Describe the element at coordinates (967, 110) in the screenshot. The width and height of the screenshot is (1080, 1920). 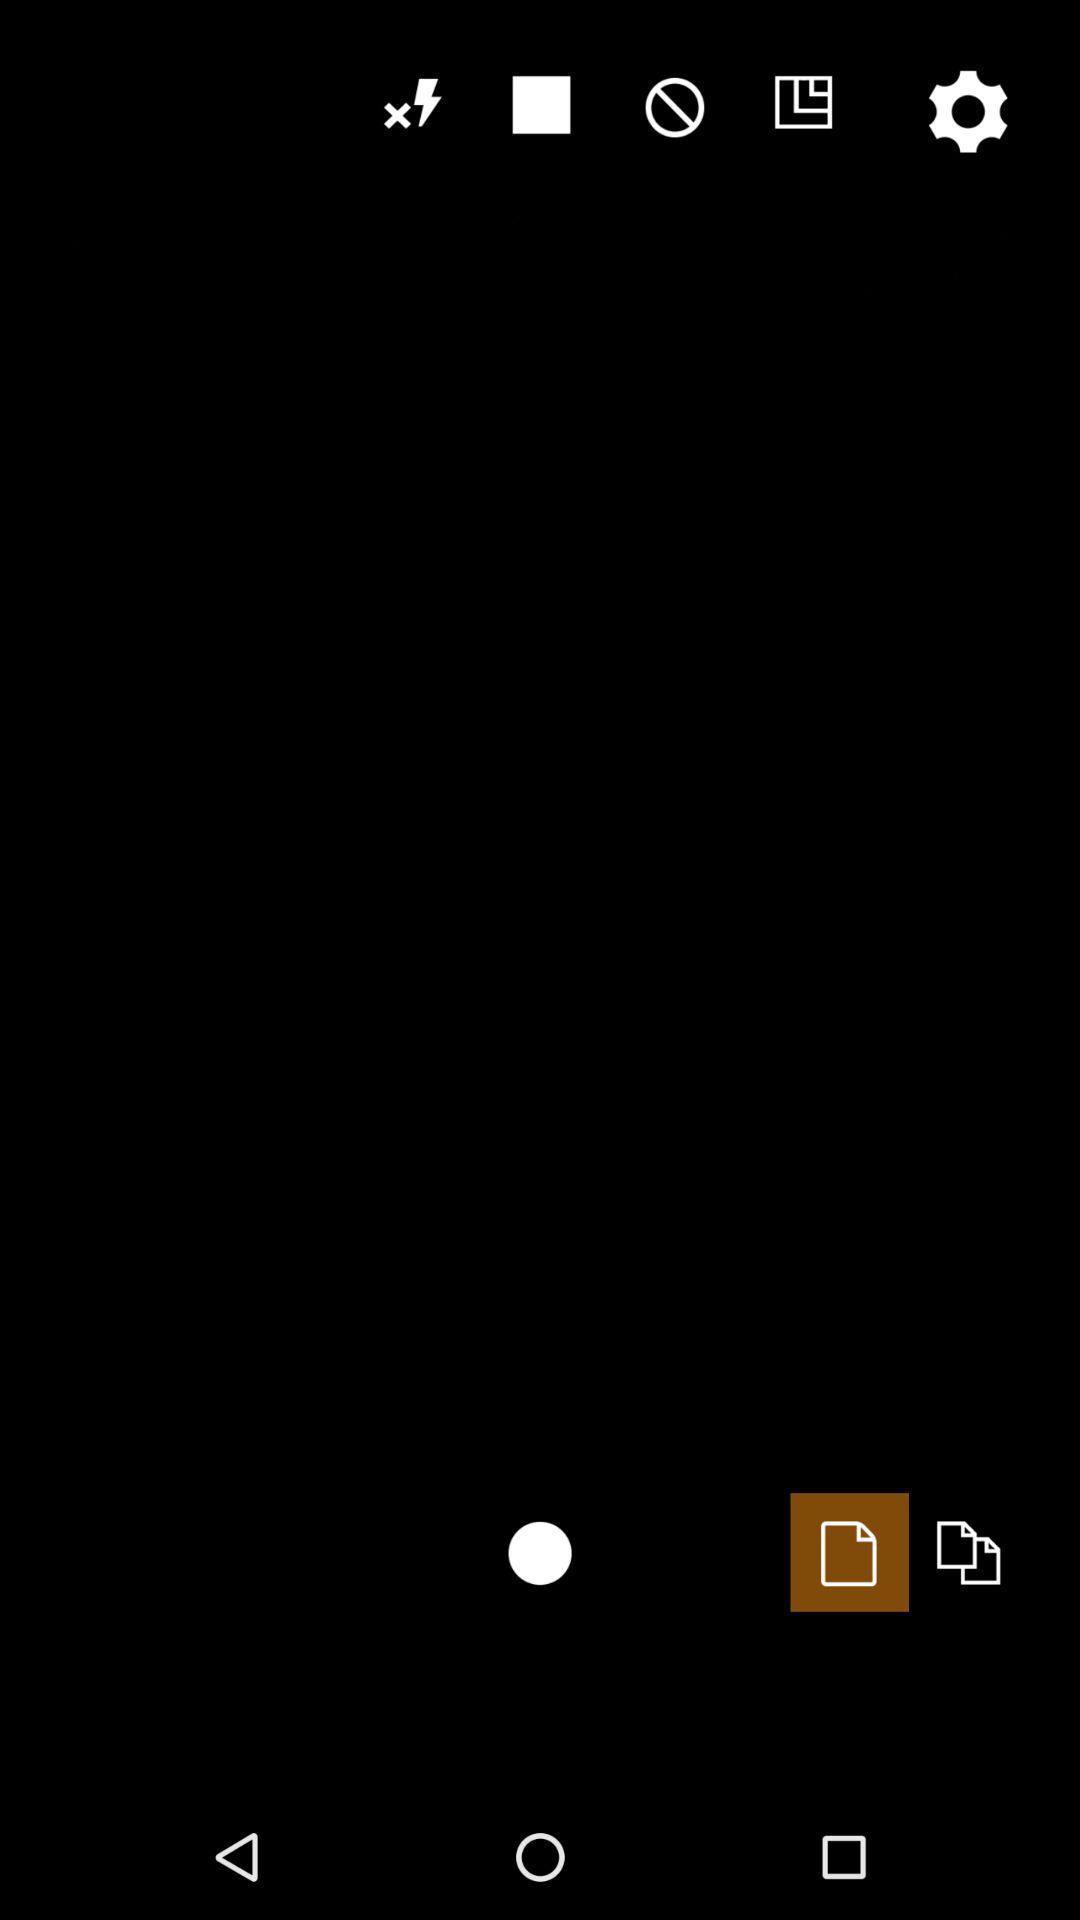
I see `the settings icon` at that location.